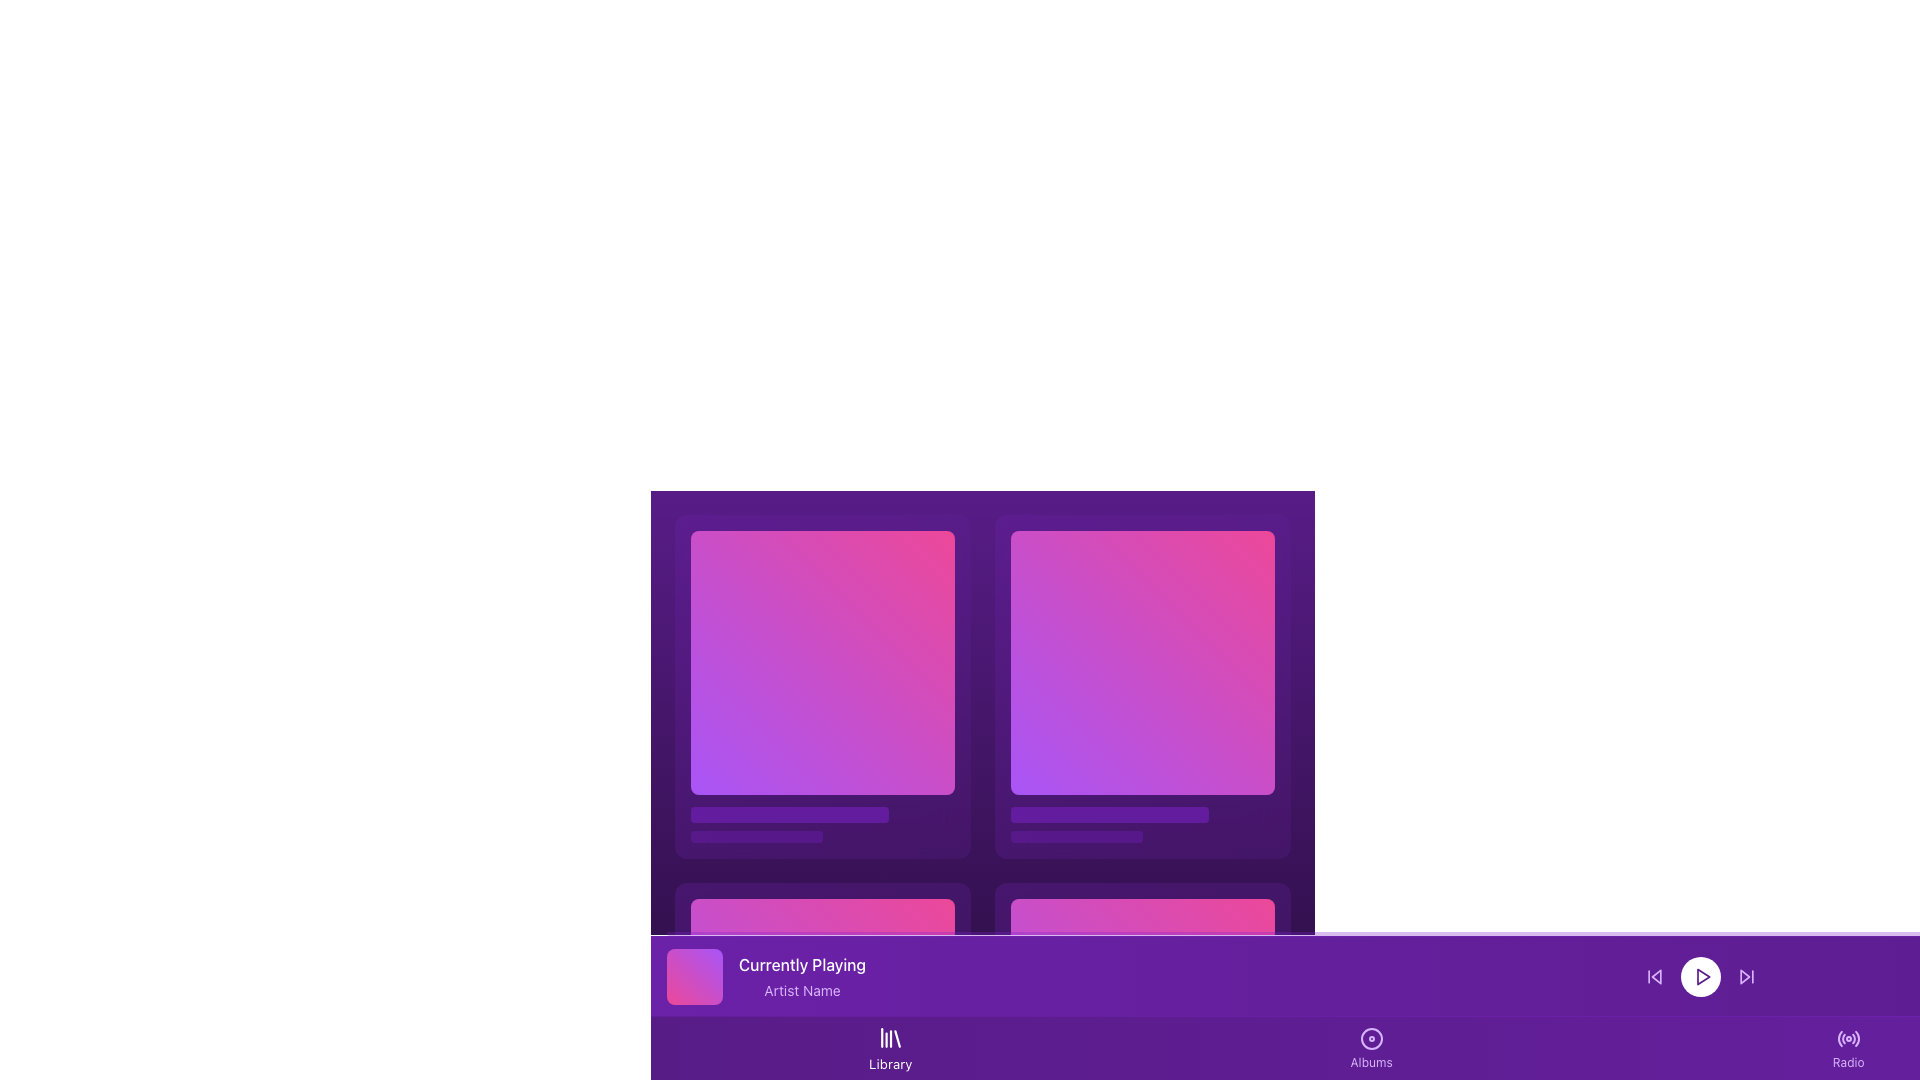 The image size is (1920, 1080). What do you see at coordinates (789, 814) in the screenshot?
I see `the top progress bar element, which serves as a decorative or progress indicator, positioned above a smaller bar in a vertical stack` at bounding box center [789, 814].